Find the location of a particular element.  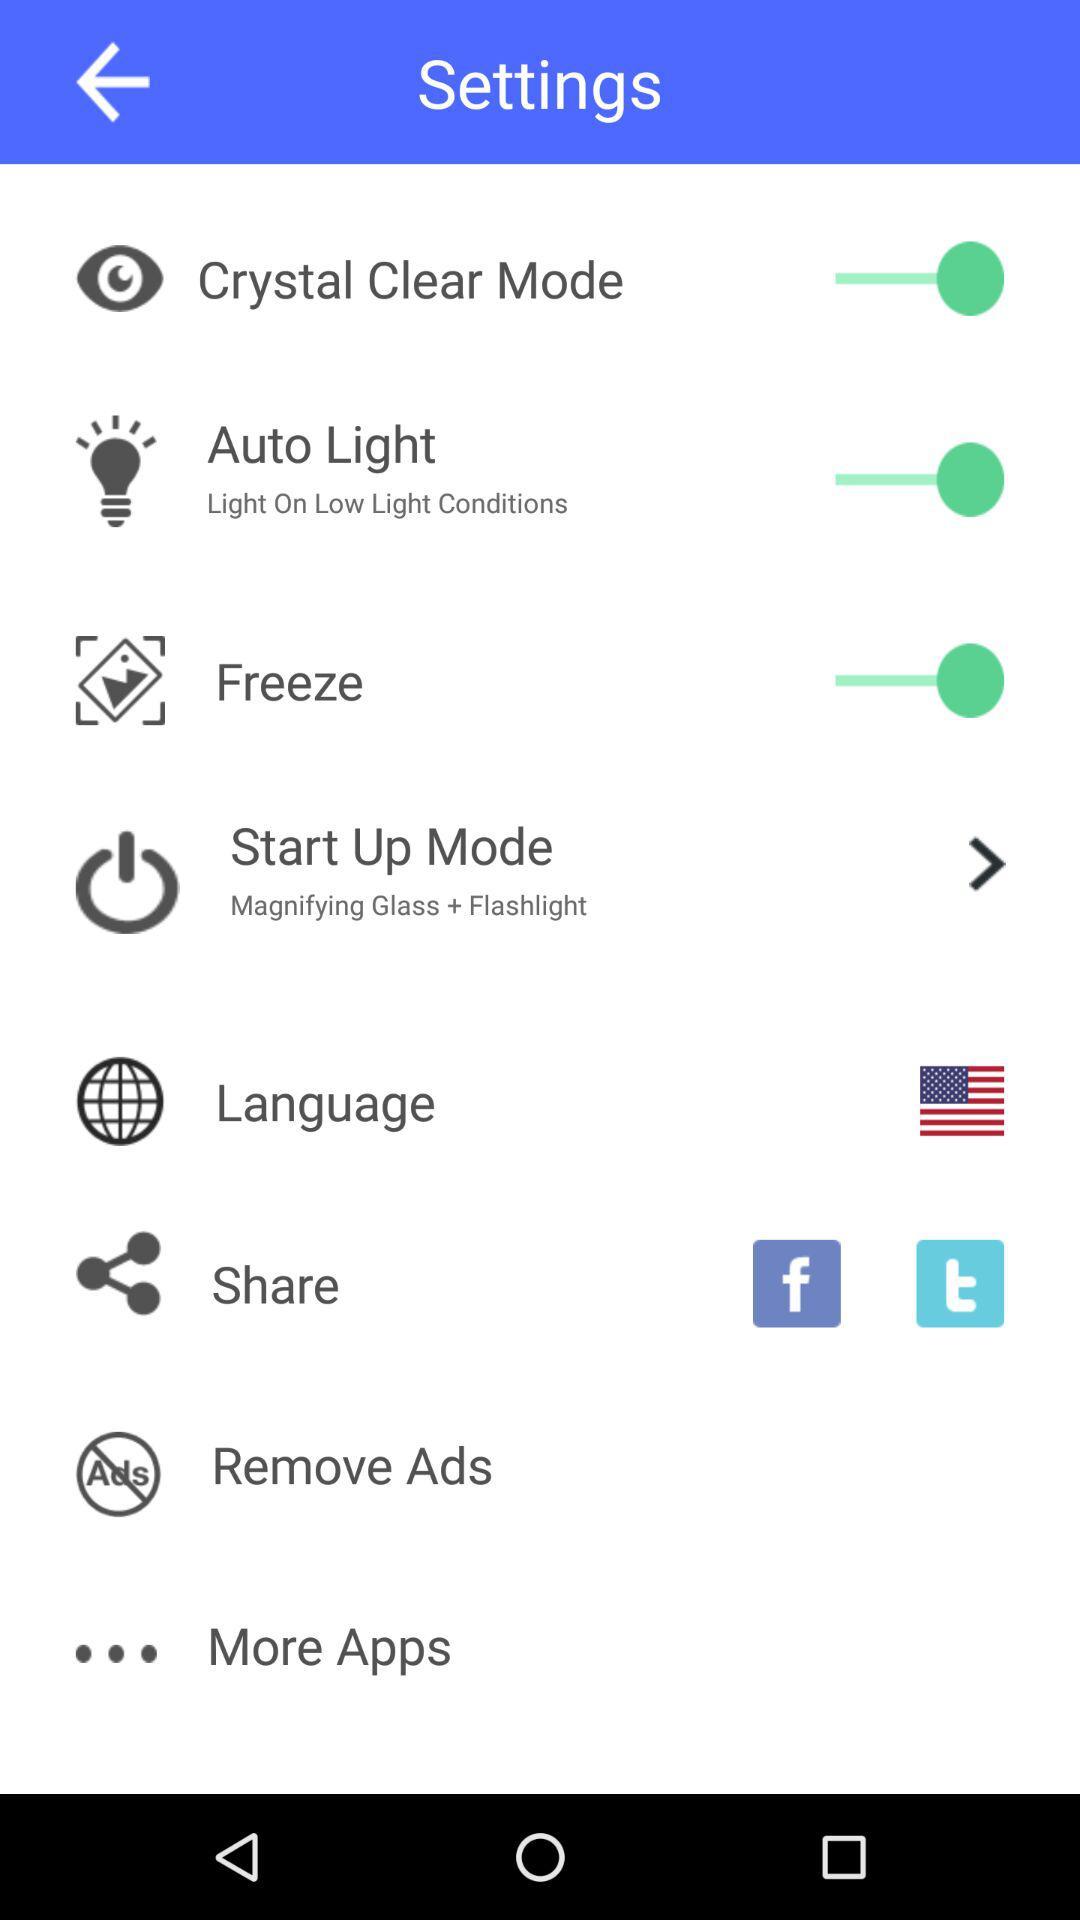

share on facebook is located at coordinates (795, 1283).